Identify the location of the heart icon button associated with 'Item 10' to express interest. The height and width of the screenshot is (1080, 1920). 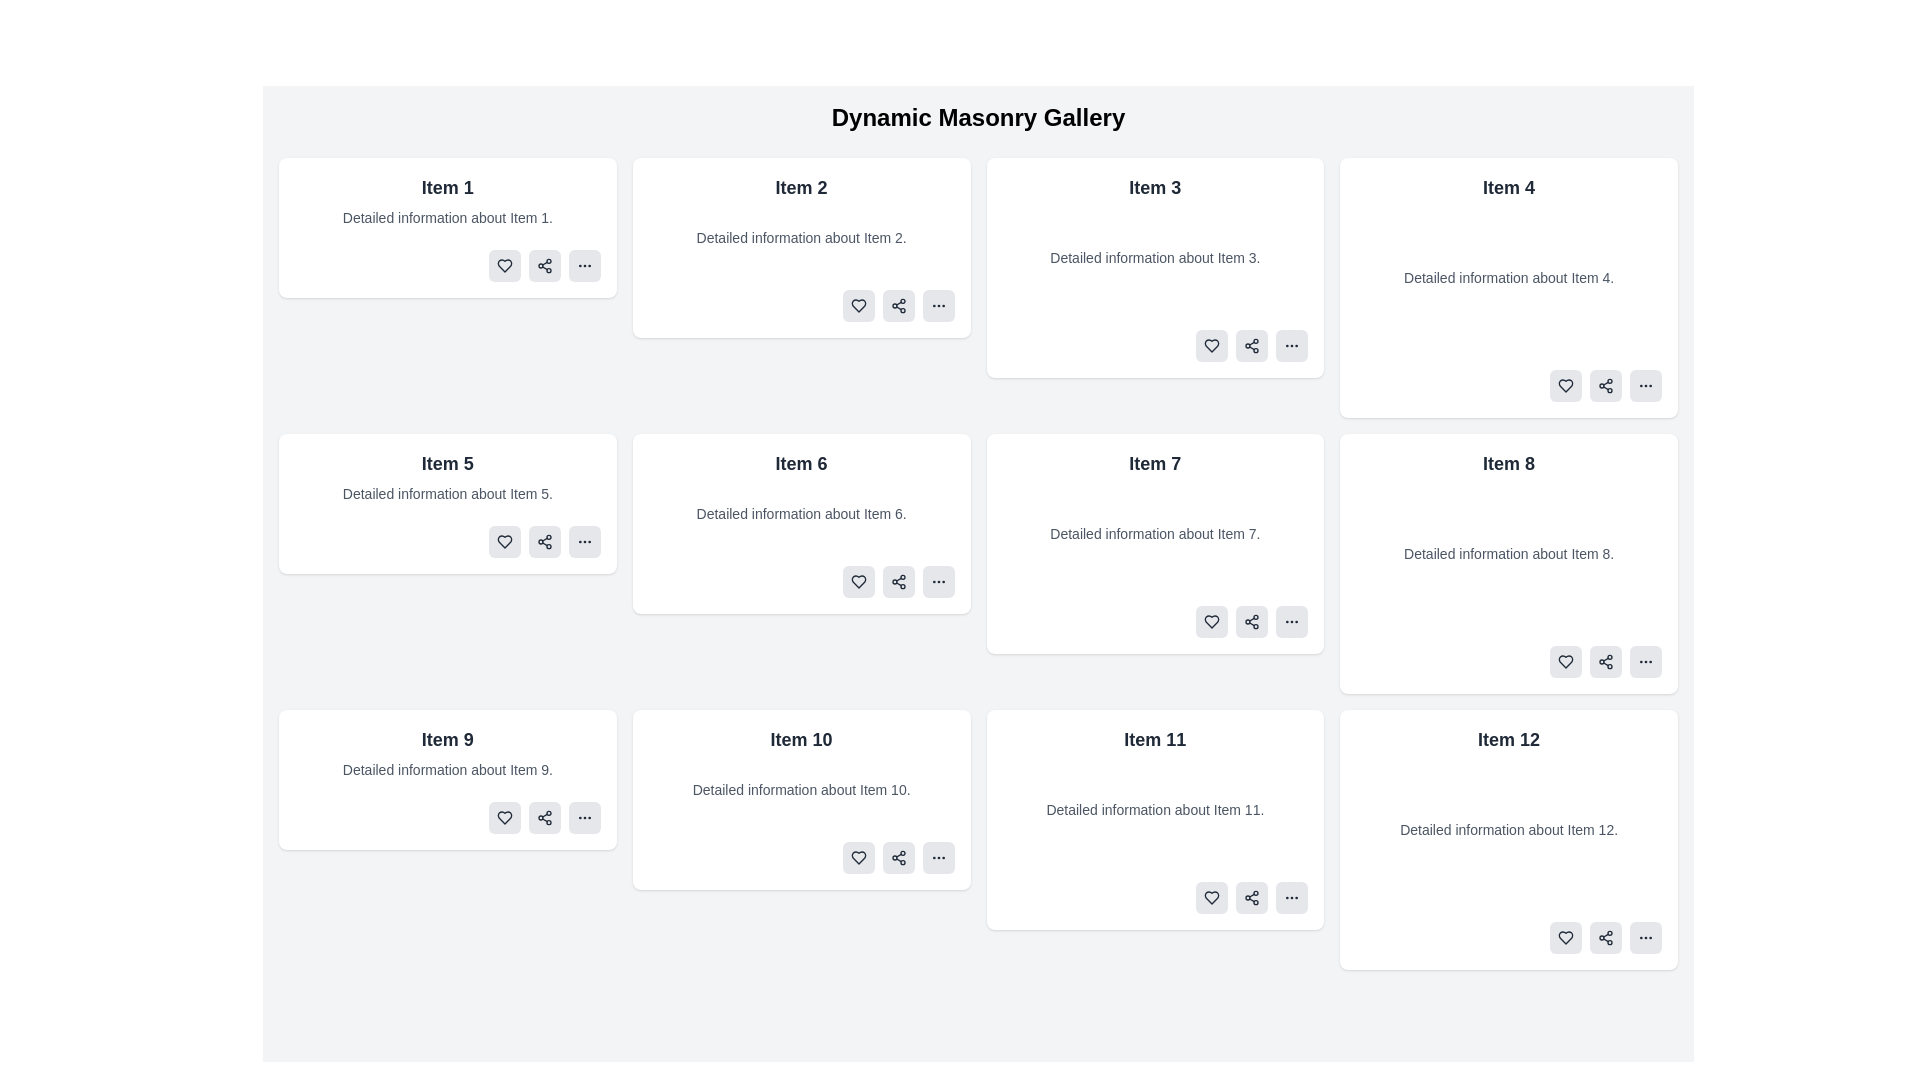
(858, 856).